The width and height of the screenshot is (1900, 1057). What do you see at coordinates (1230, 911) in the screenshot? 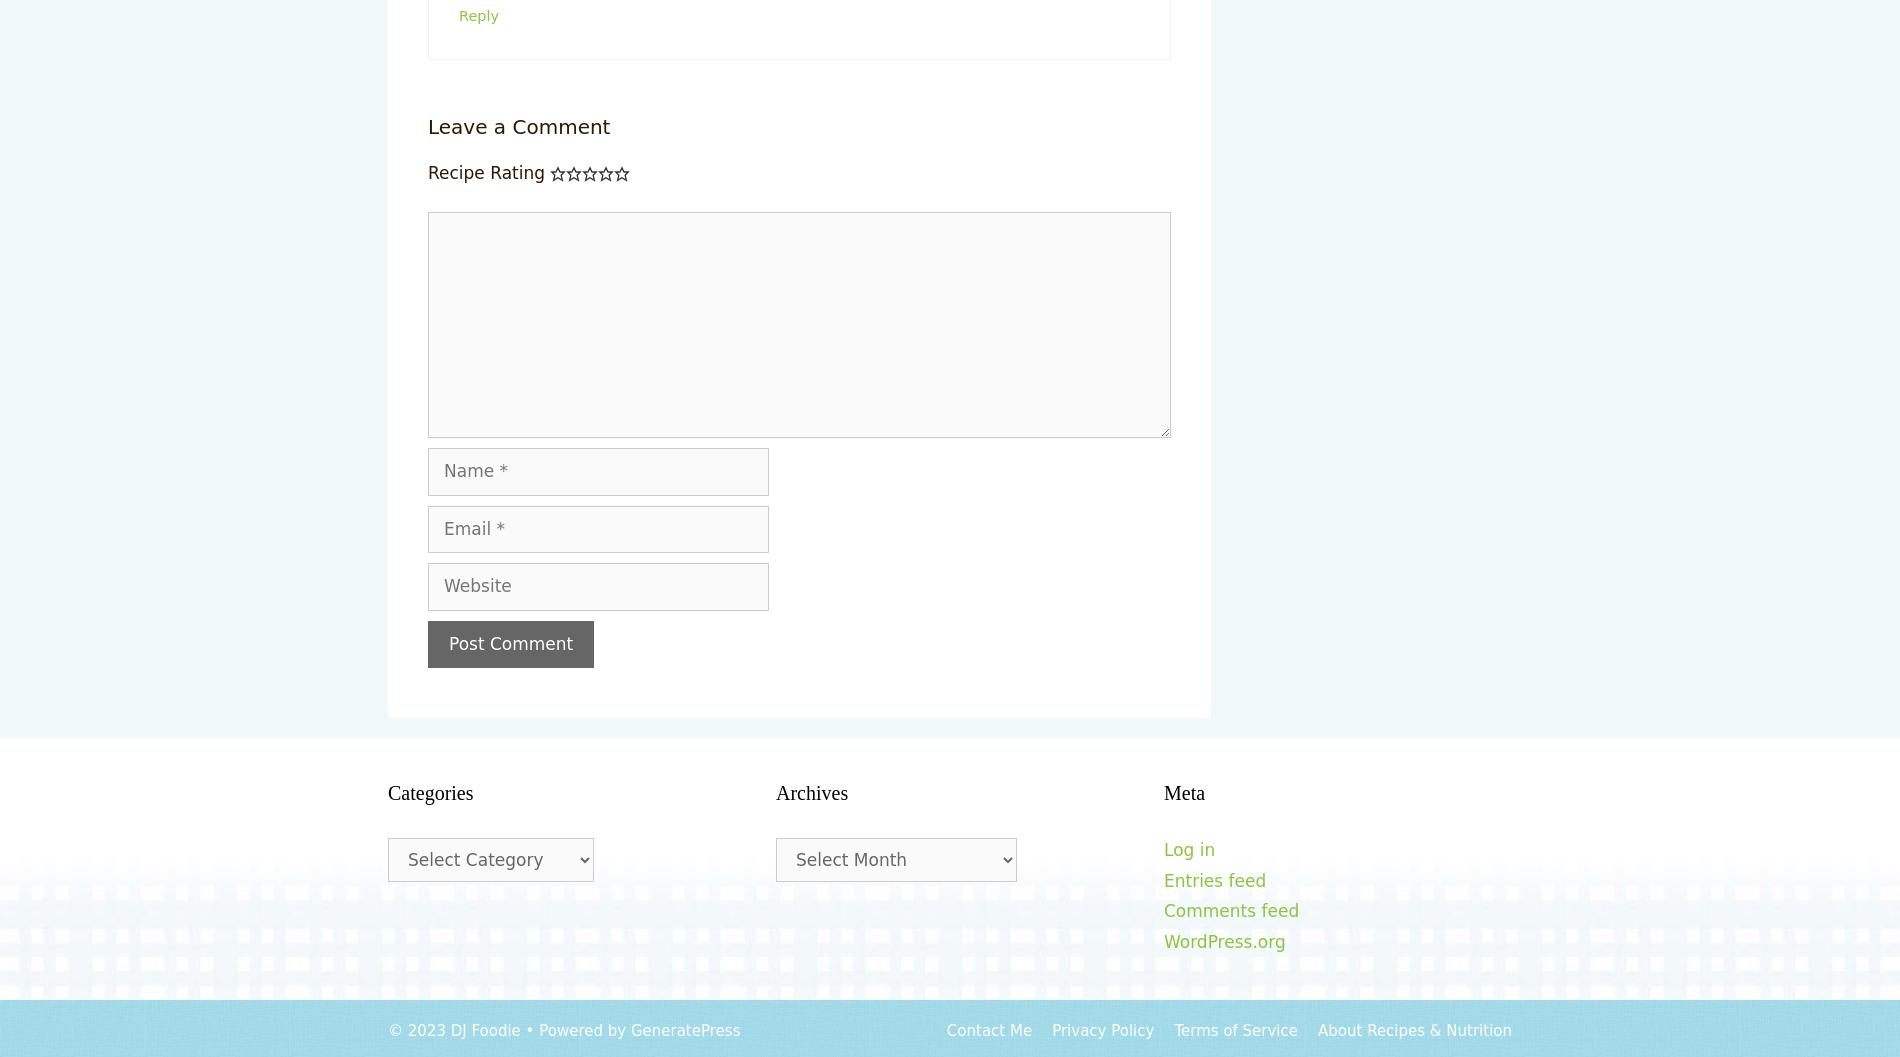
I see `'Comments feed'` at bounding box center [1230, 911].